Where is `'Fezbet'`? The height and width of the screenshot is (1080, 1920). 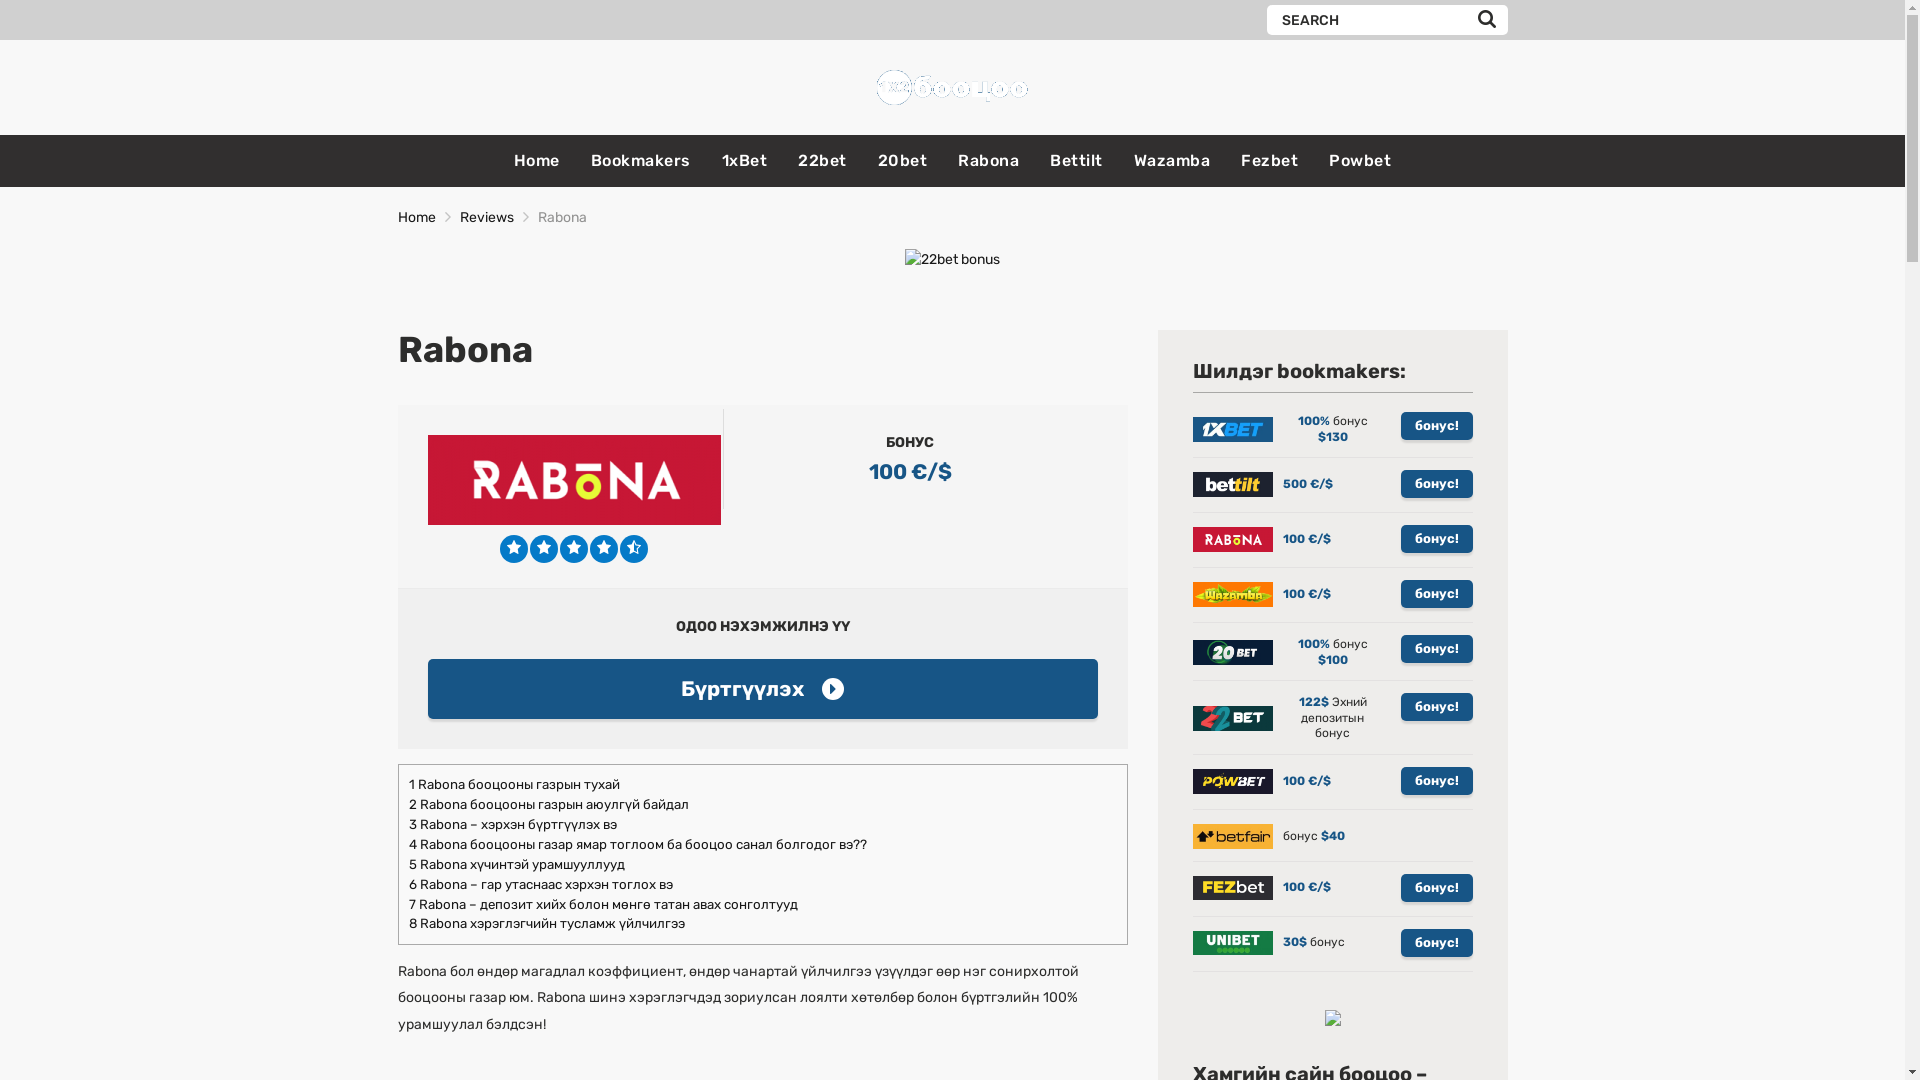
'Fezbet' is located at coordinates (1268, 160).